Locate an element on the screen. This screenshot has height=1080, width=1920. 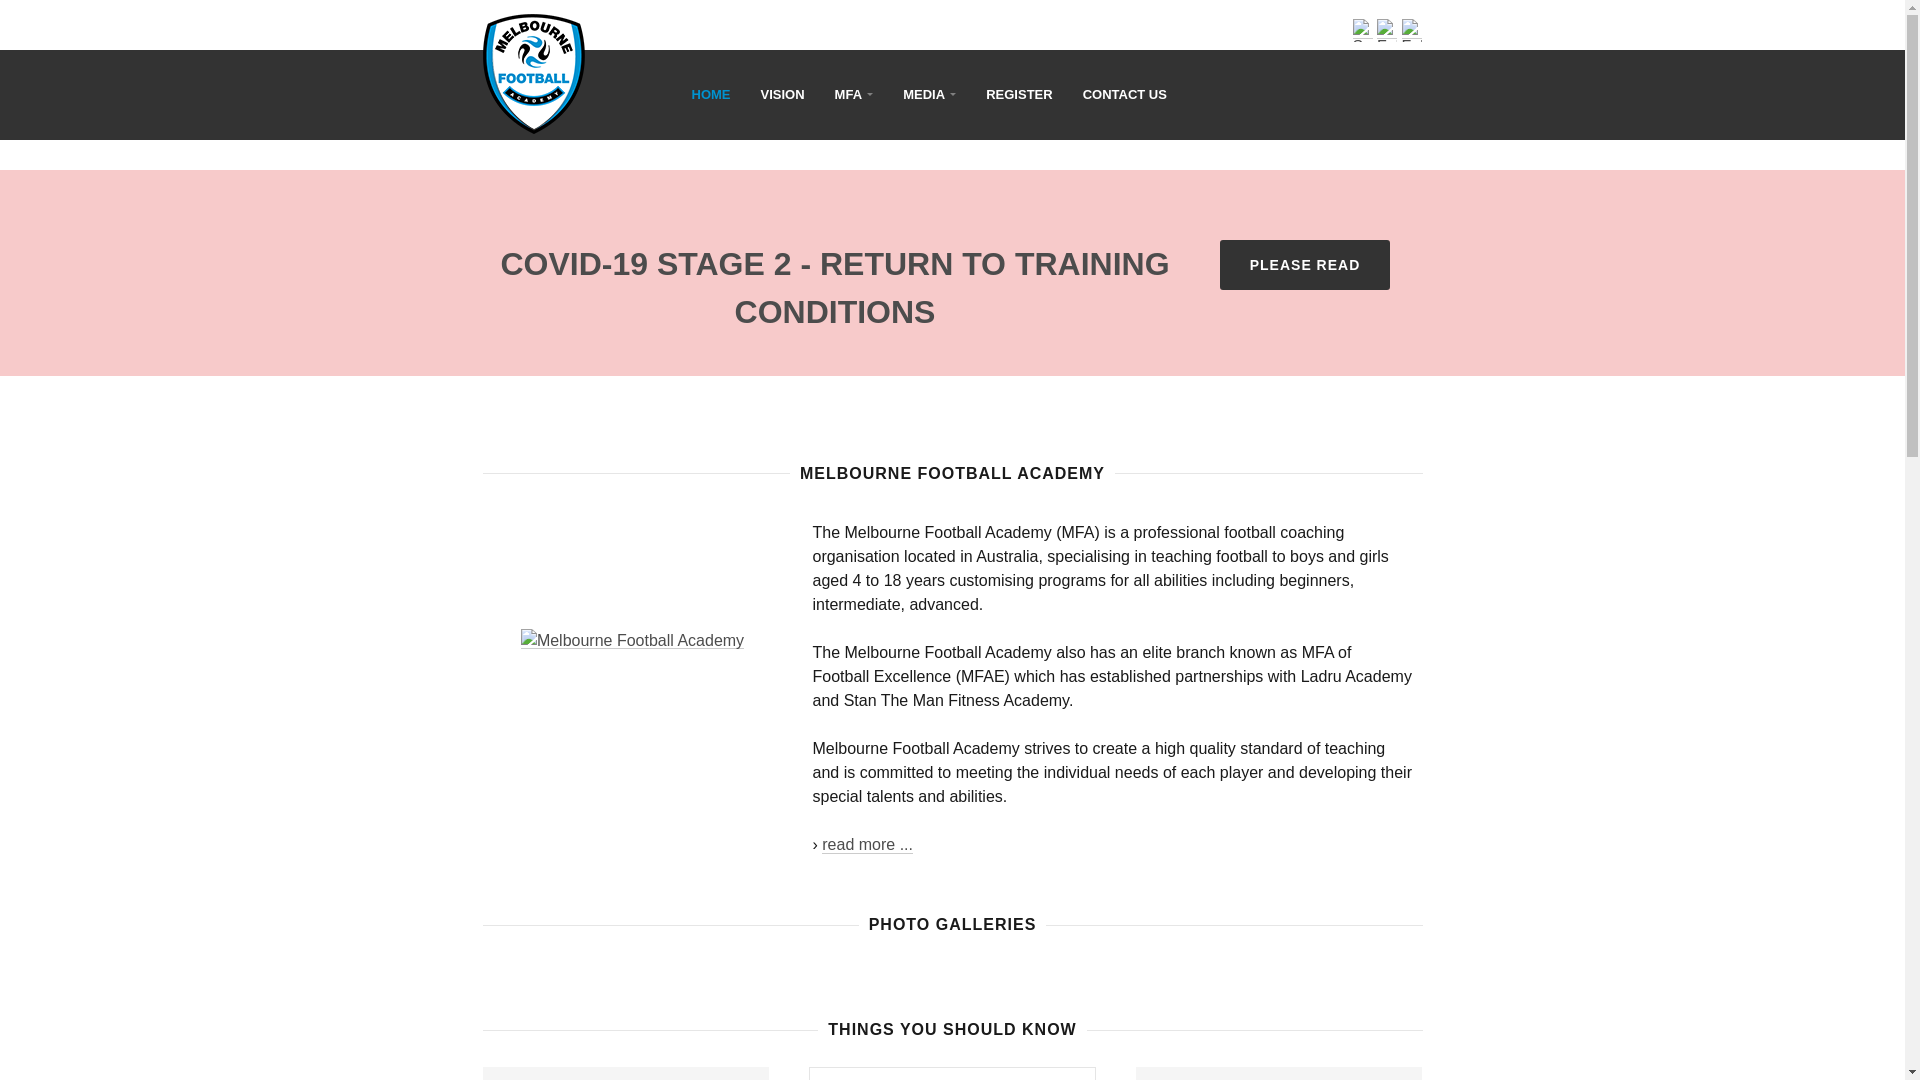
'HOME' is located at coordinates (711, 95).